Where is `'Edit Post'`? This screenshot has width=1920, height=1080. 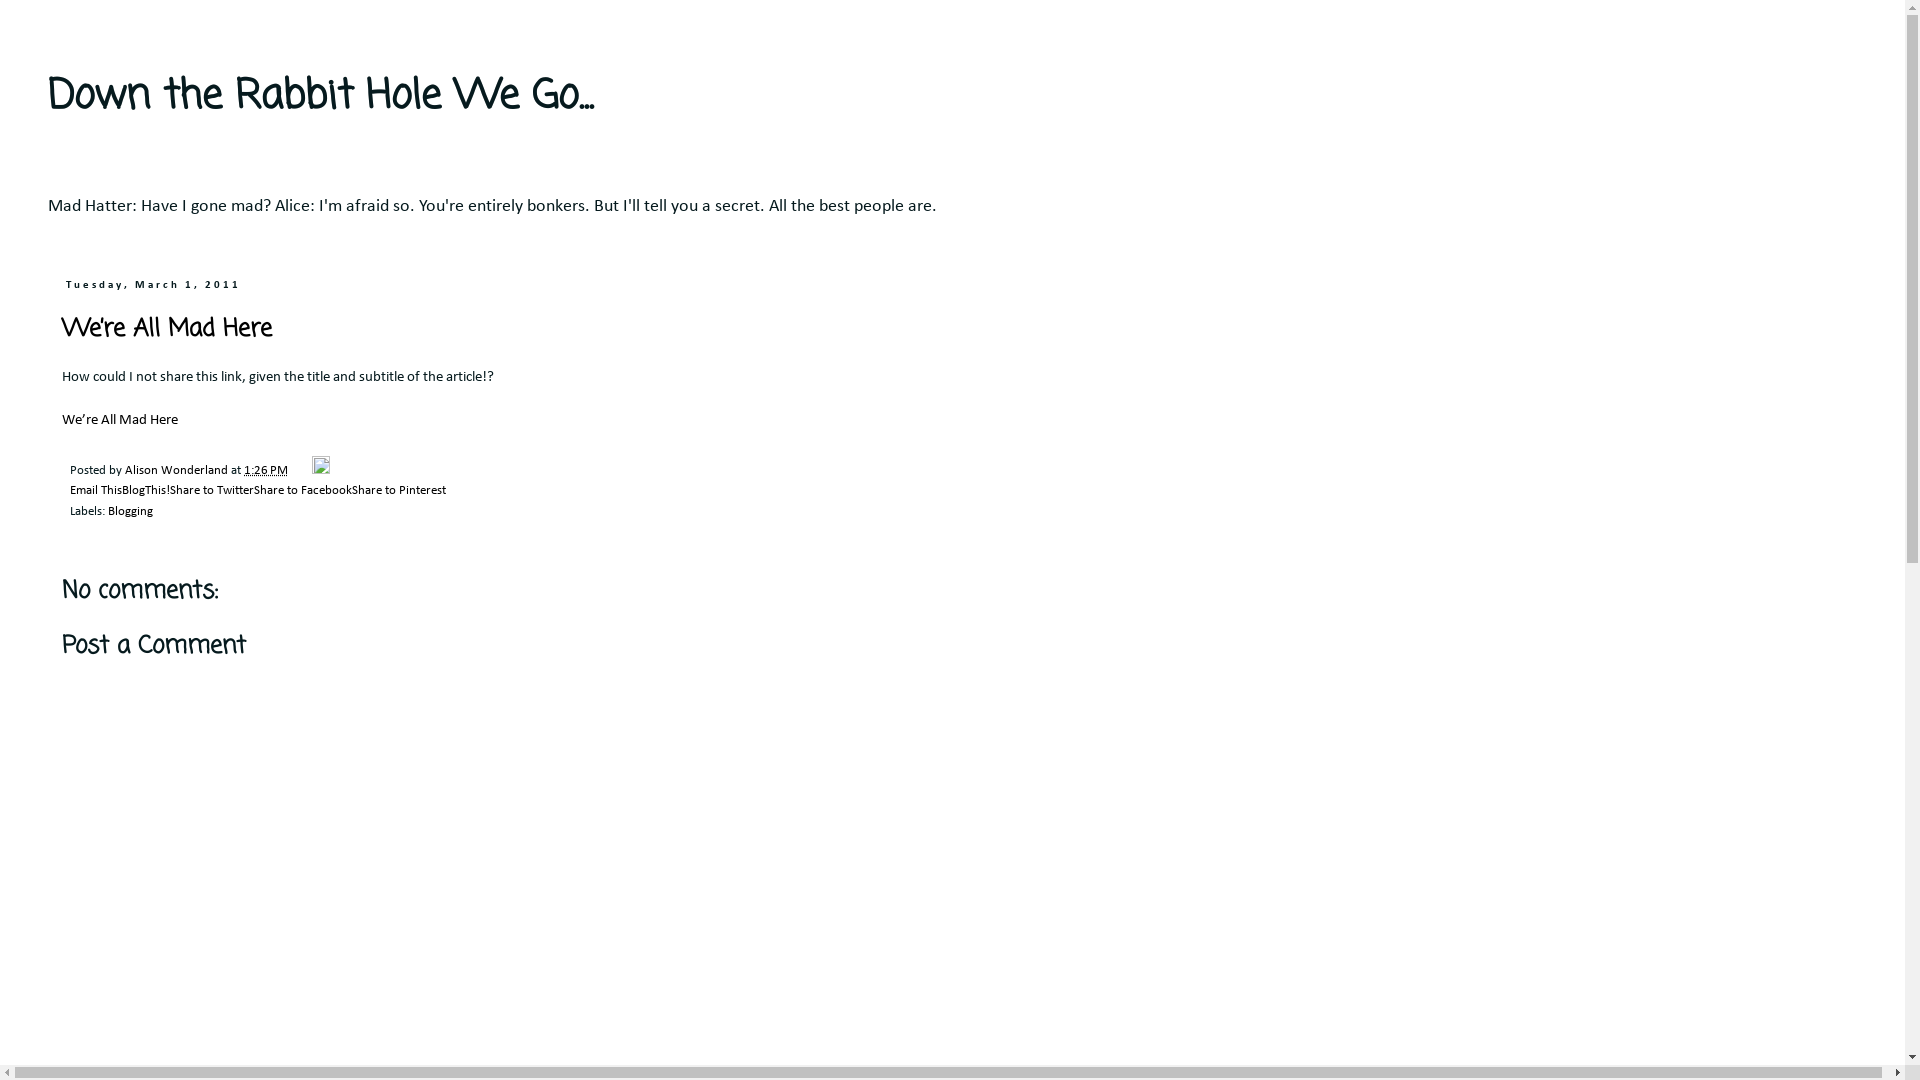 'Edit Post' is located at coordinates (311, 470).